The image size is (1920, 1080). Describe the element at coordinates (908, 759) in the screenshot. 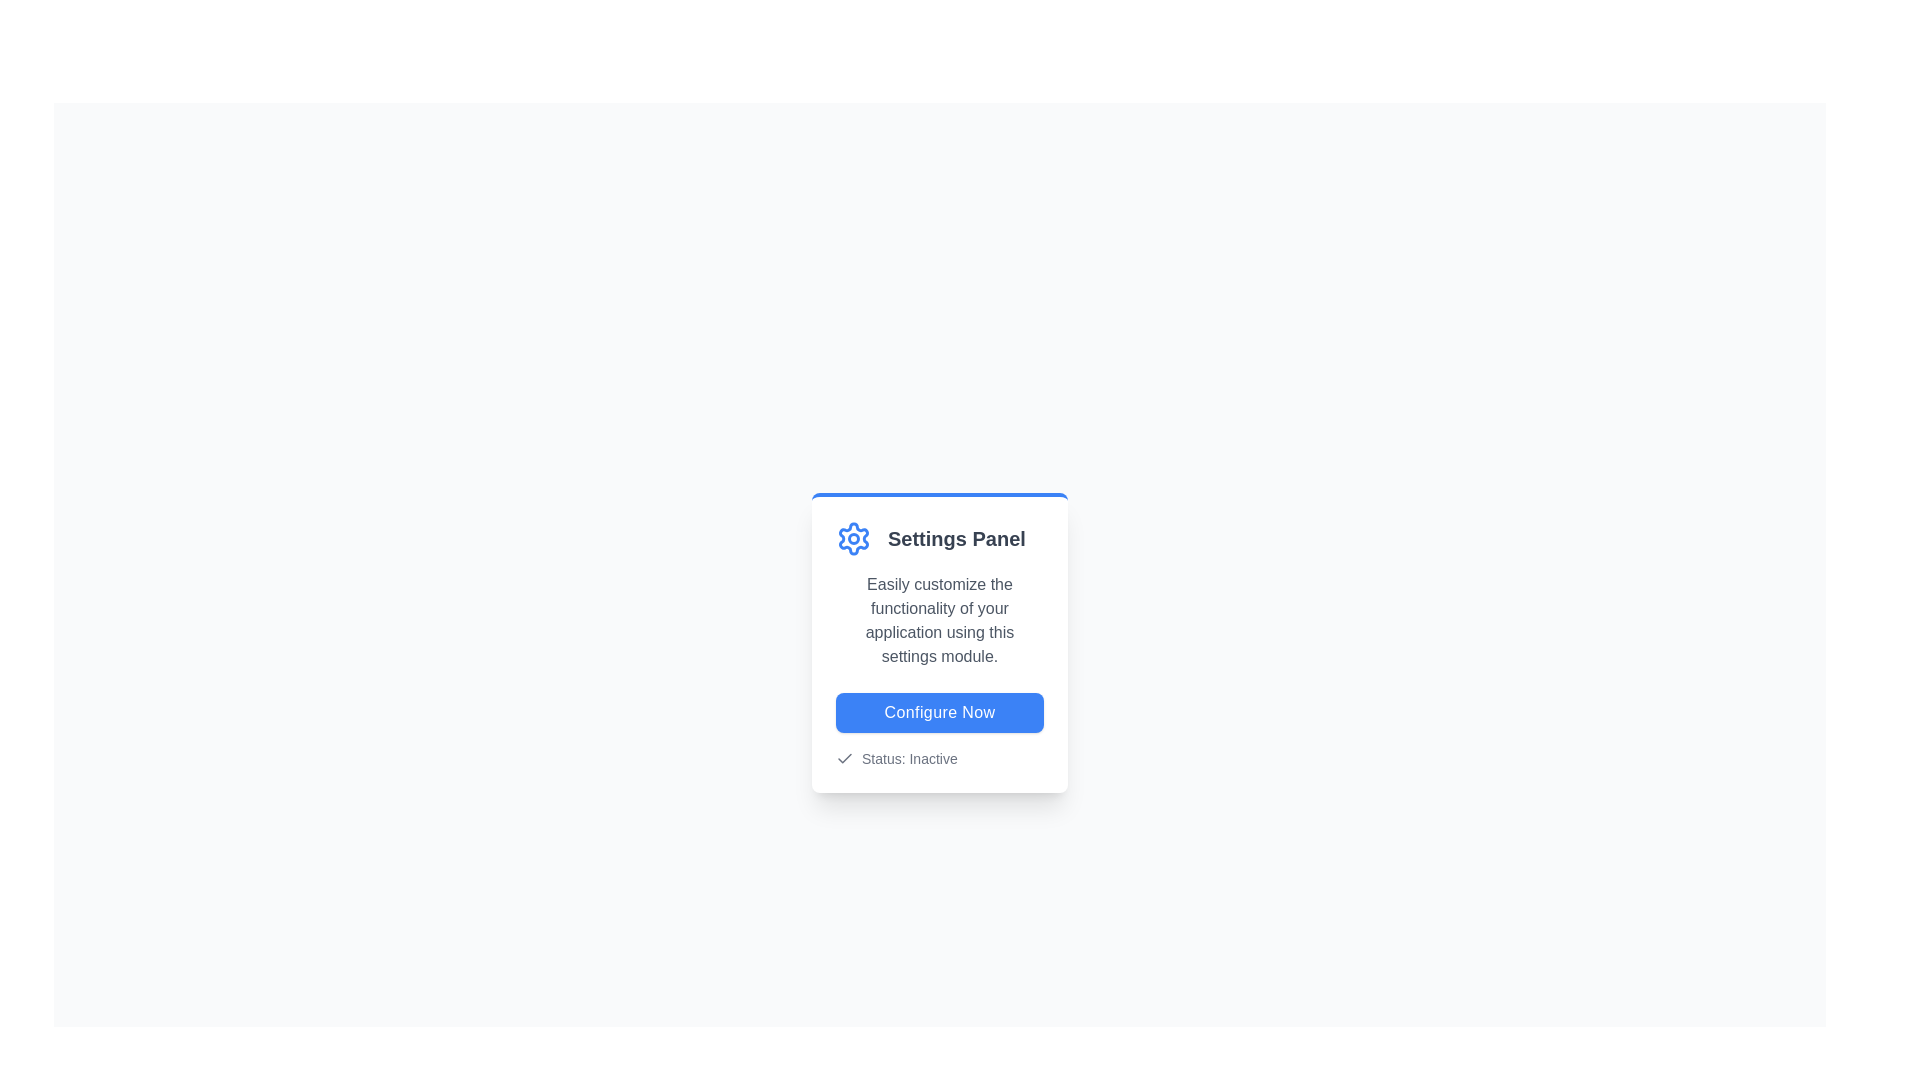

I see `the text label that reads 'Status: Inactive', which is positioned below the 'Configure Now' button and adjacent to a checkmark icon in the settings interface` at that location.